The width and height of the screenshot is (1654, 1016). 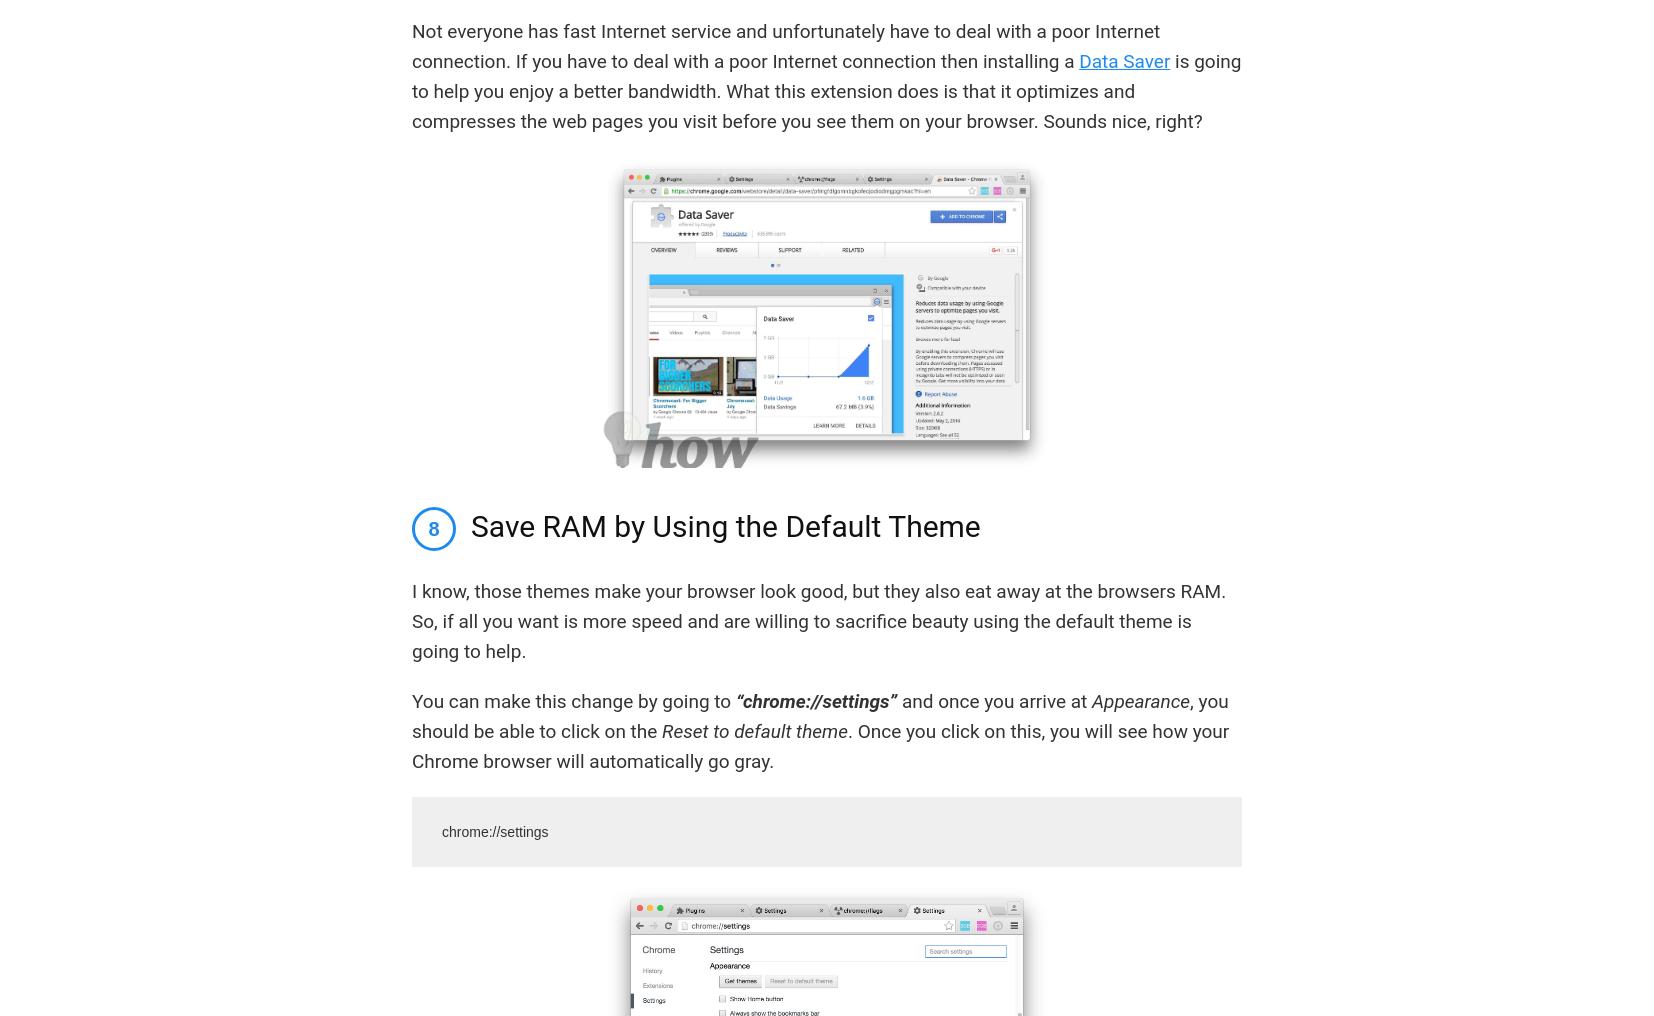 I want to click on 'I know, those themes make your browser look good, but they also eat away at the browsers RAM. So, if all you want is more speed and are willing to sacrifice beauty using the default theme is going to help.', so click(x=819, y=621).